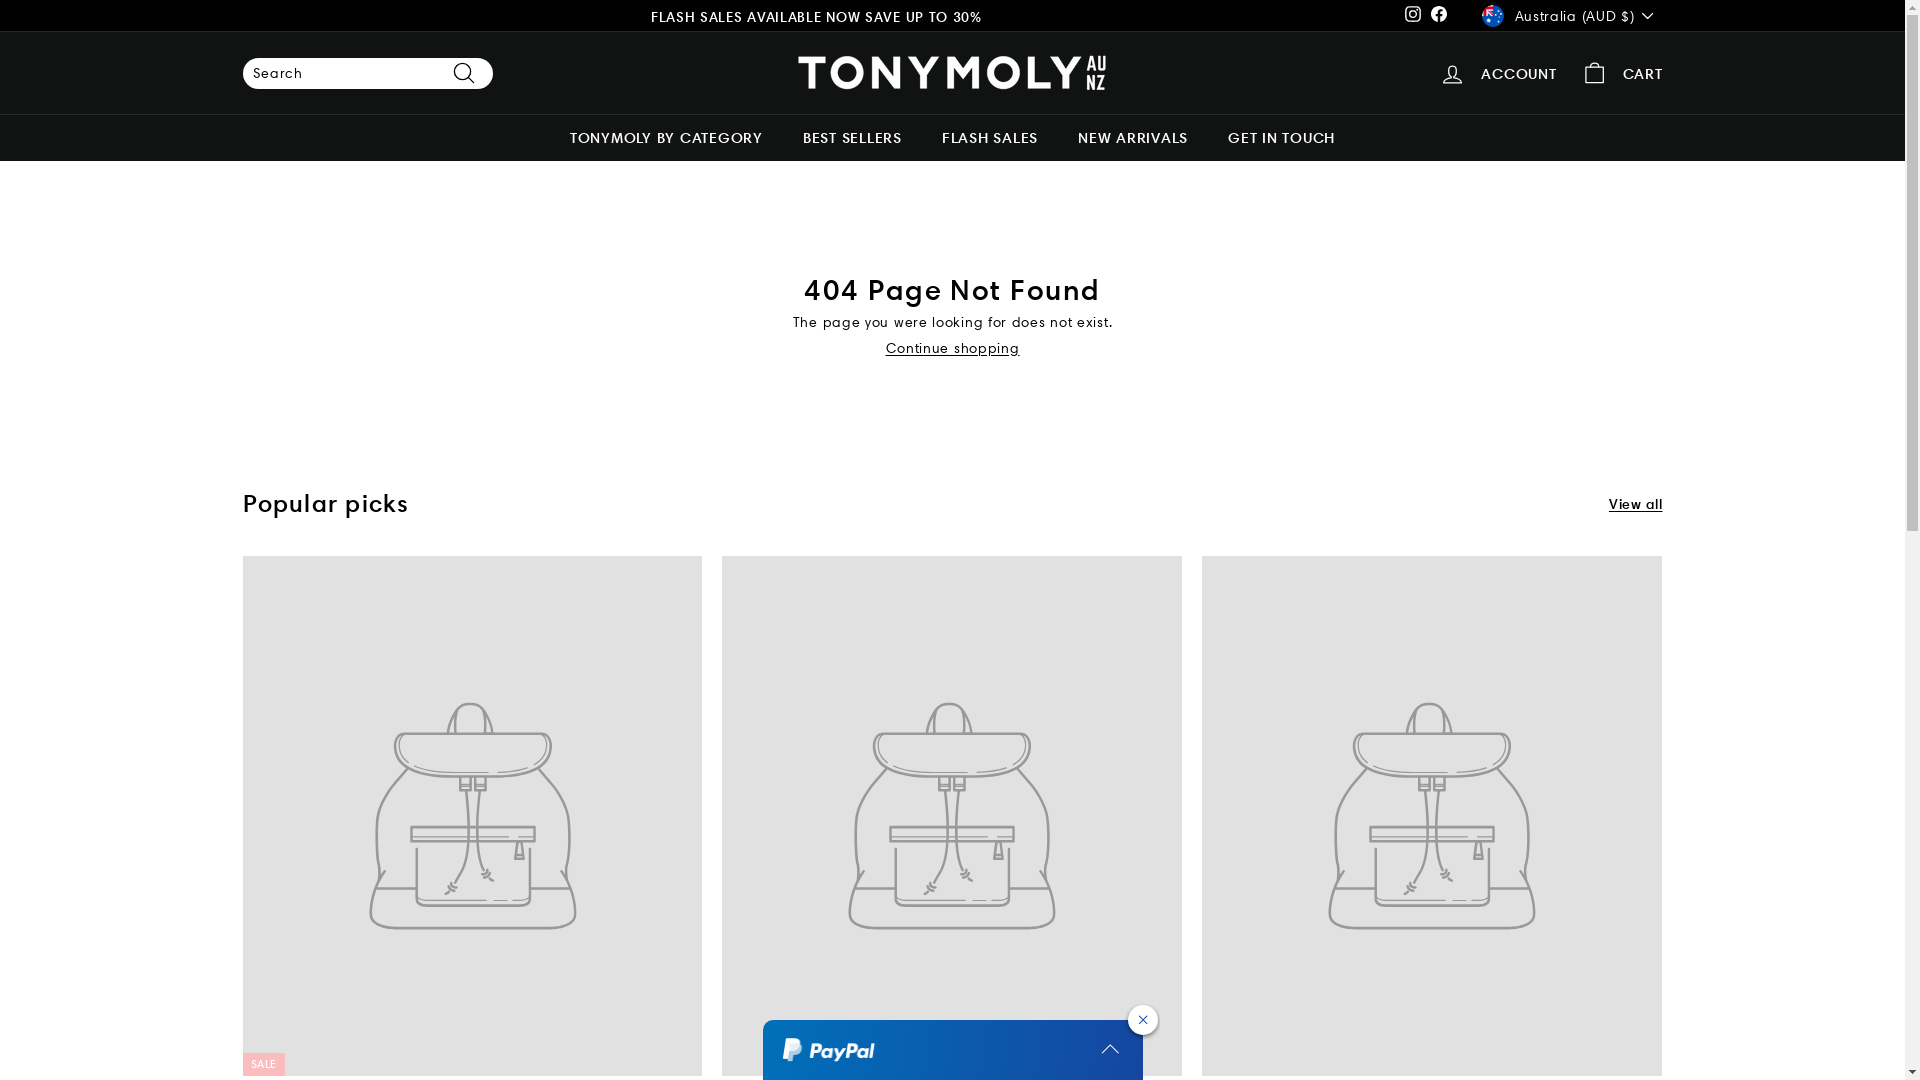  Describe the element at coordinates (885, 346) in the screenshot. I see `'Continue shopping'` at that location.